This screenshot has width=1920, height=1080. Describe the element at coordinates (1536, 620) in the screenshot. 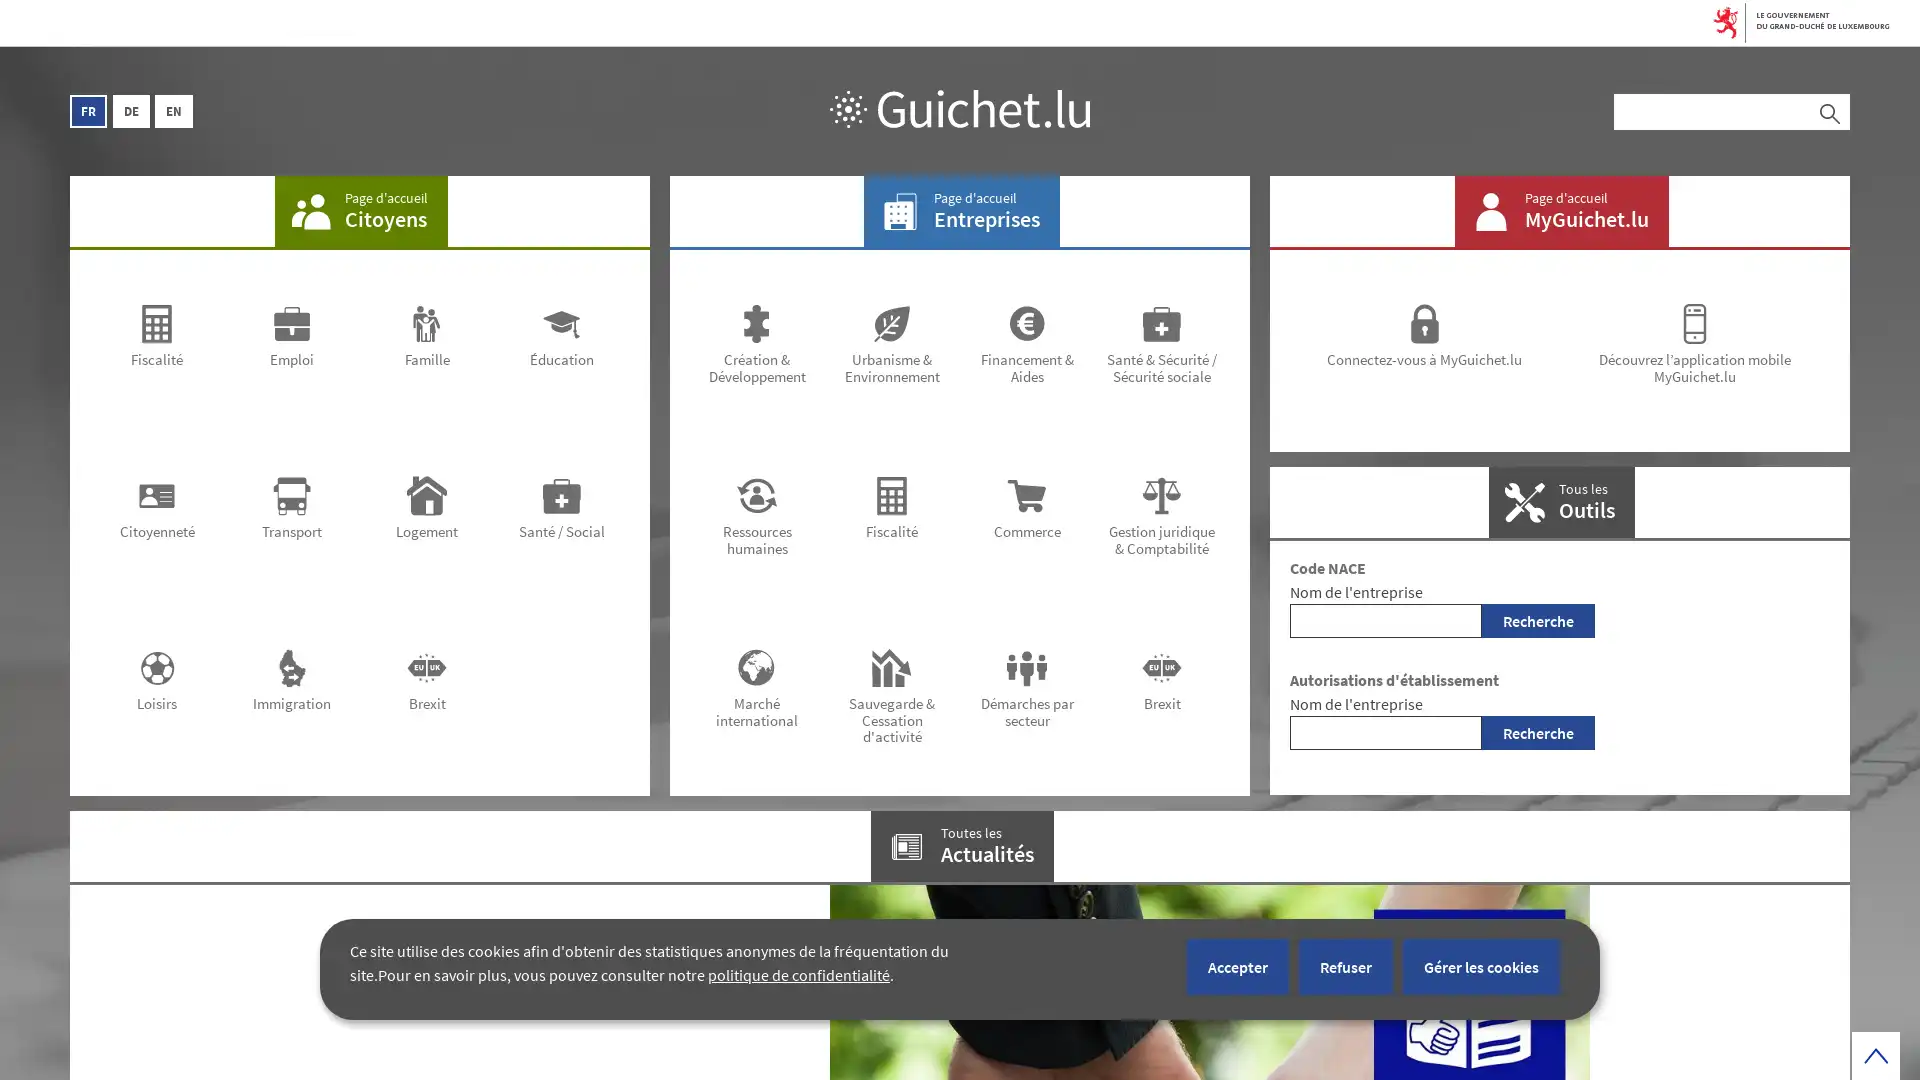

I see `Recherche` at that location.